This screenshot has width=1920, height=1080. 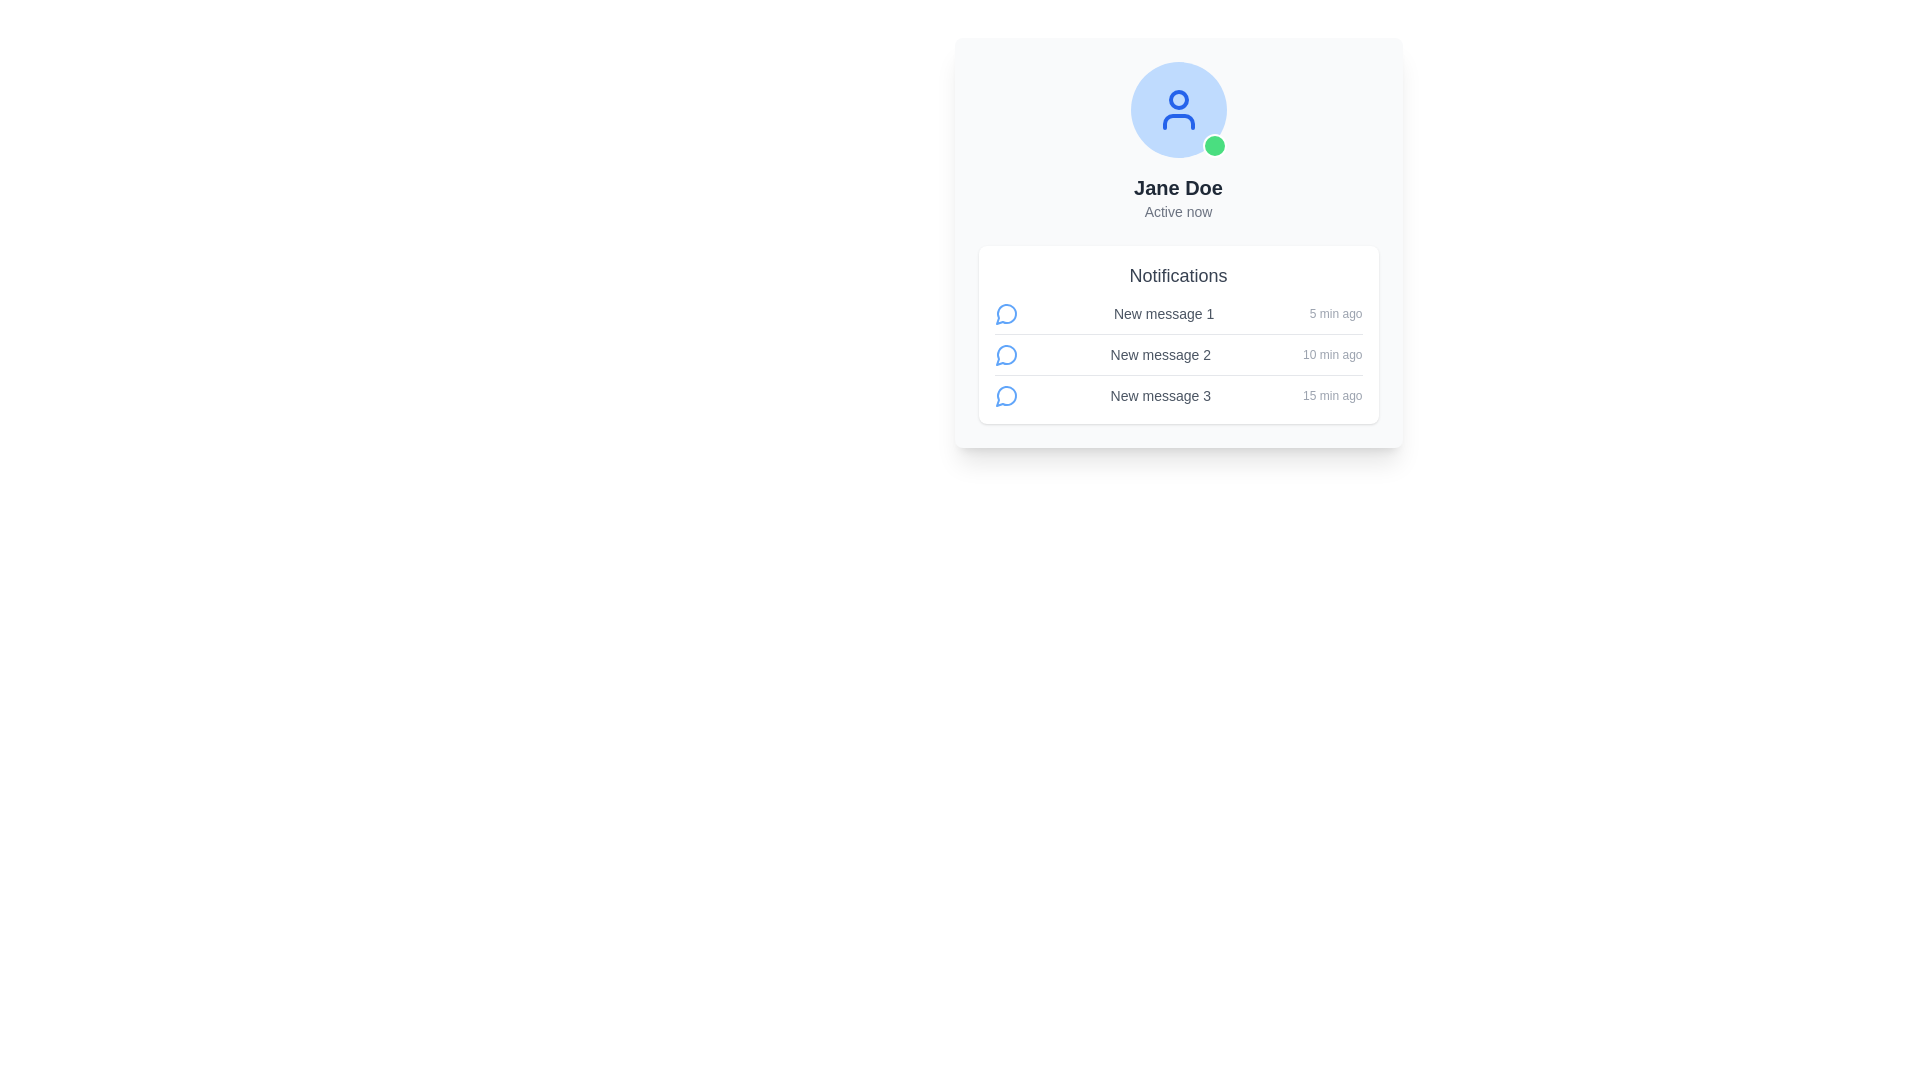 What do you see at coordinates (1178, 197) in the screenshot?
I see `the text display showing 'Jane Doe - Active now'` at bounding box center [1178, 197].